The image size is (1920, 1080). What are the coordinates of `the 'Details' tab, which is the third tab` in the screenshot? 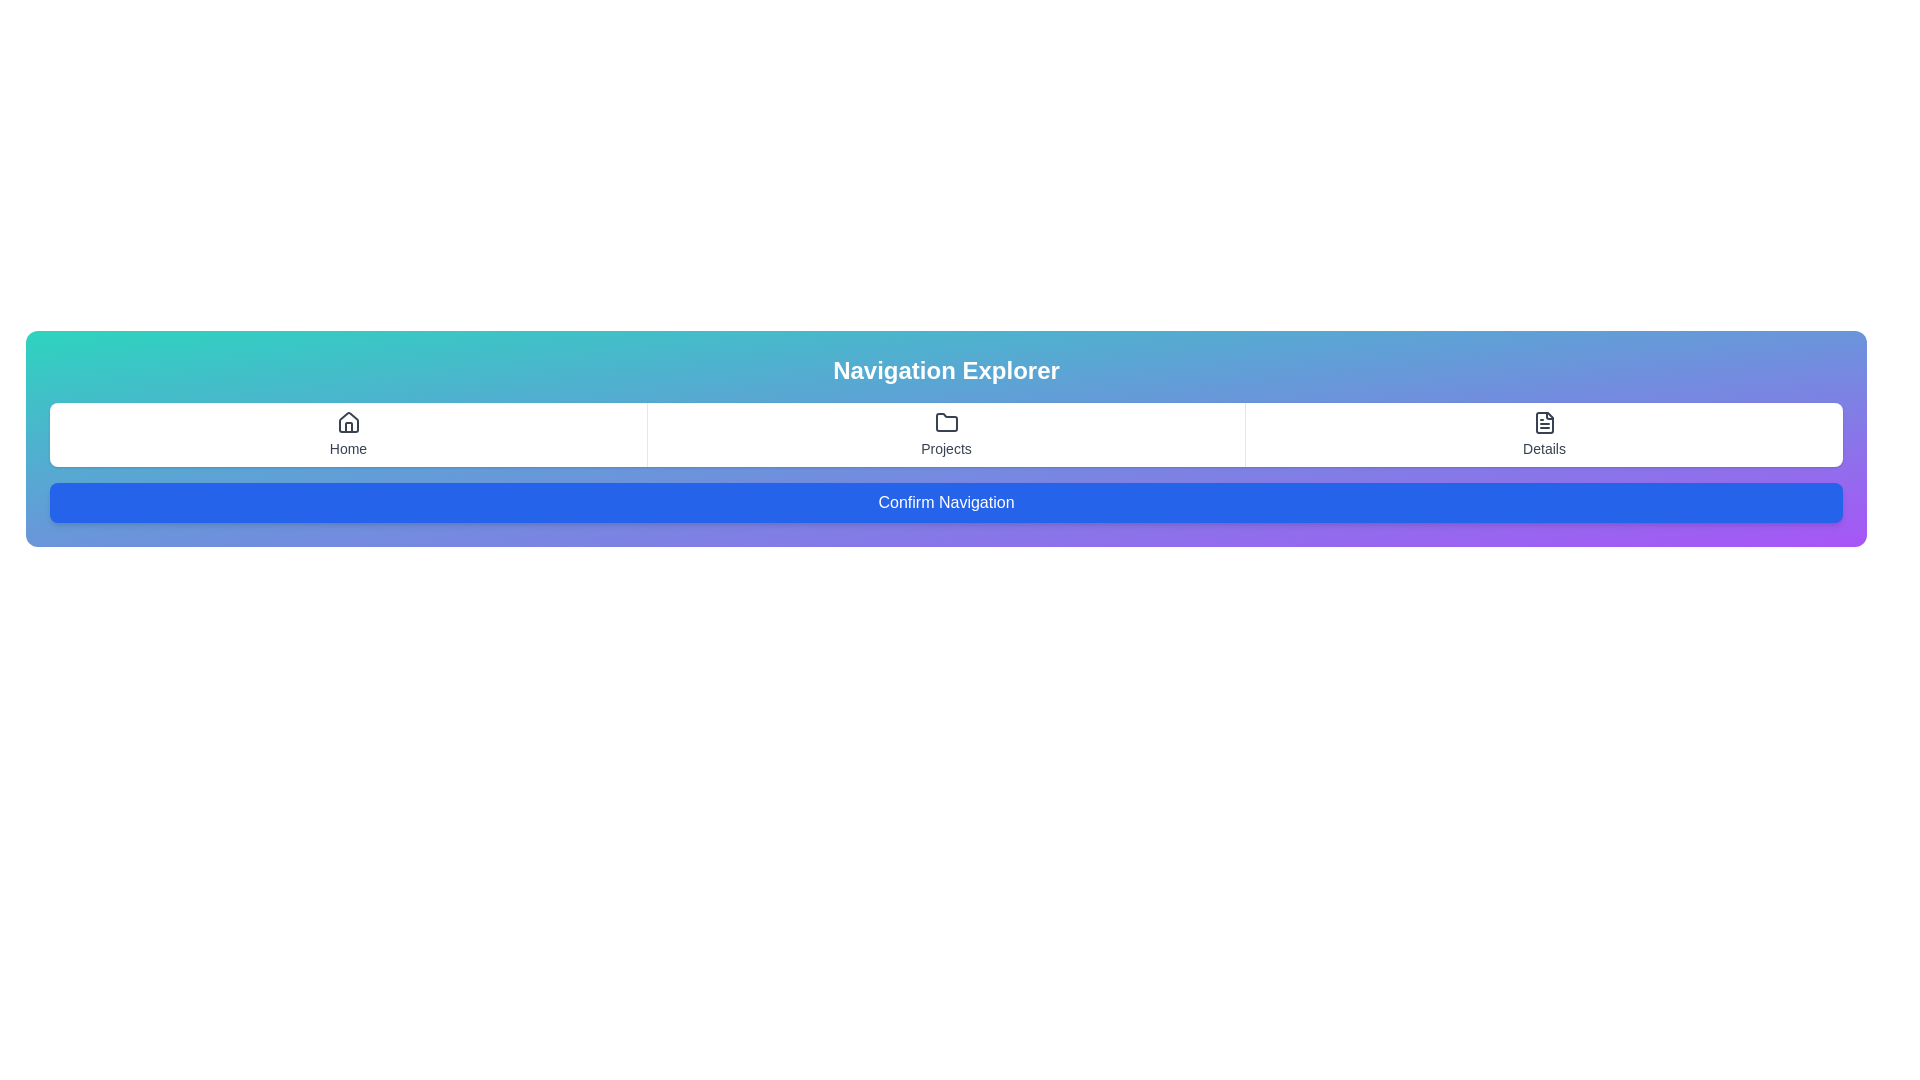 It's located at (1543, 434).